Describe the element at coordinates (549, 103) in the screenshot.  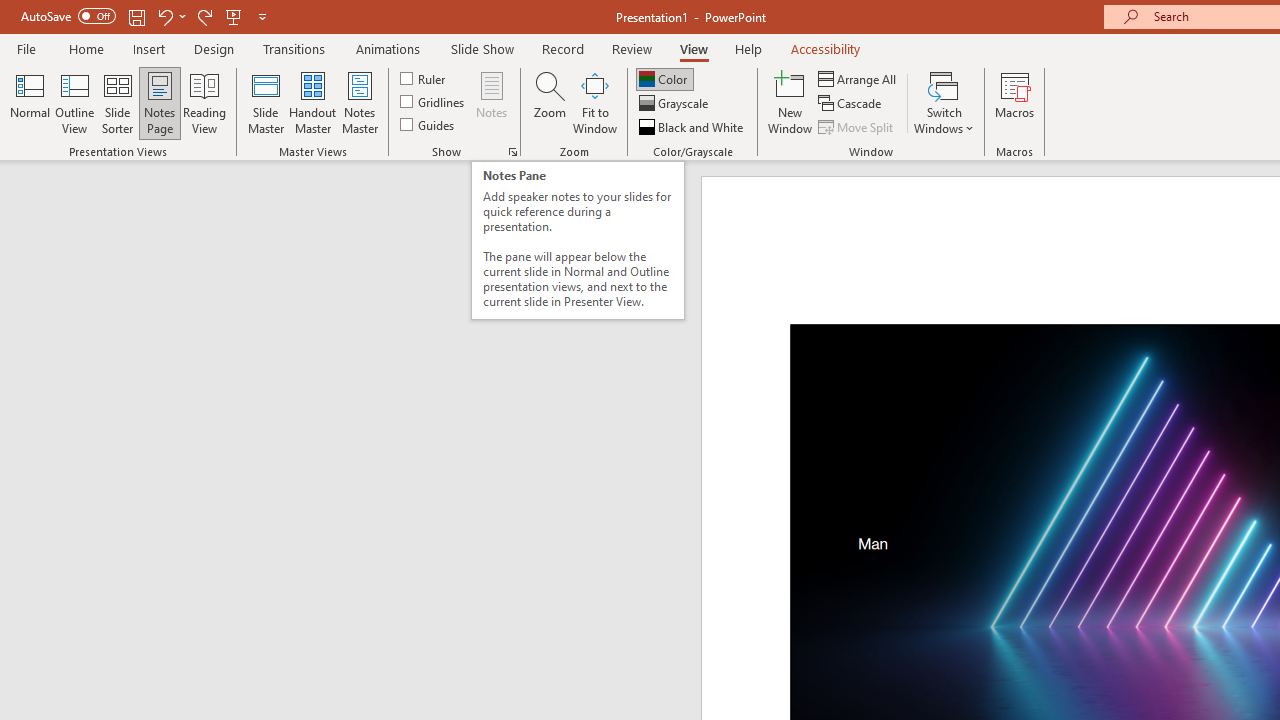
I see `'Zoom...'` at that location.